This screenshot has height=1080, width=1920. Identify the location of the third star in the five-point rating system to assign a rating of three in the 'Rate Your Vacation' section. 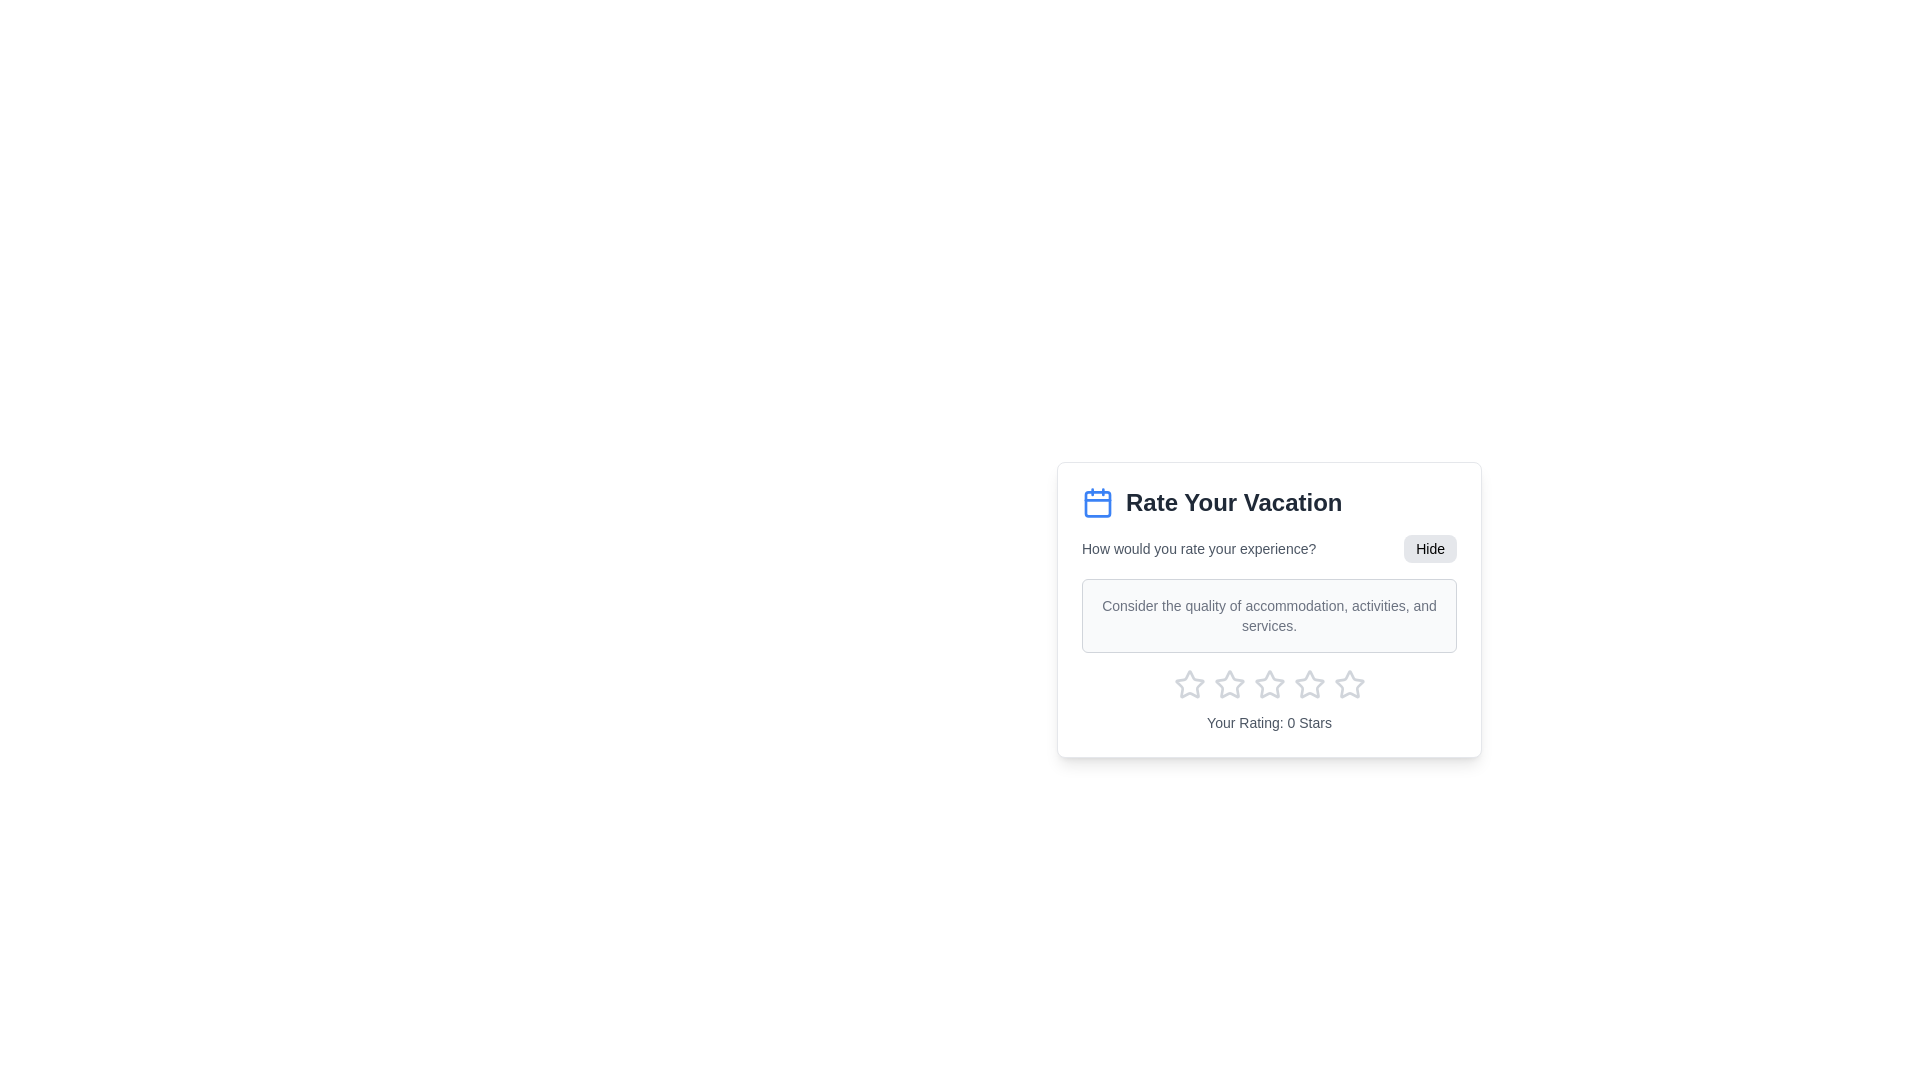
(1267, 682).